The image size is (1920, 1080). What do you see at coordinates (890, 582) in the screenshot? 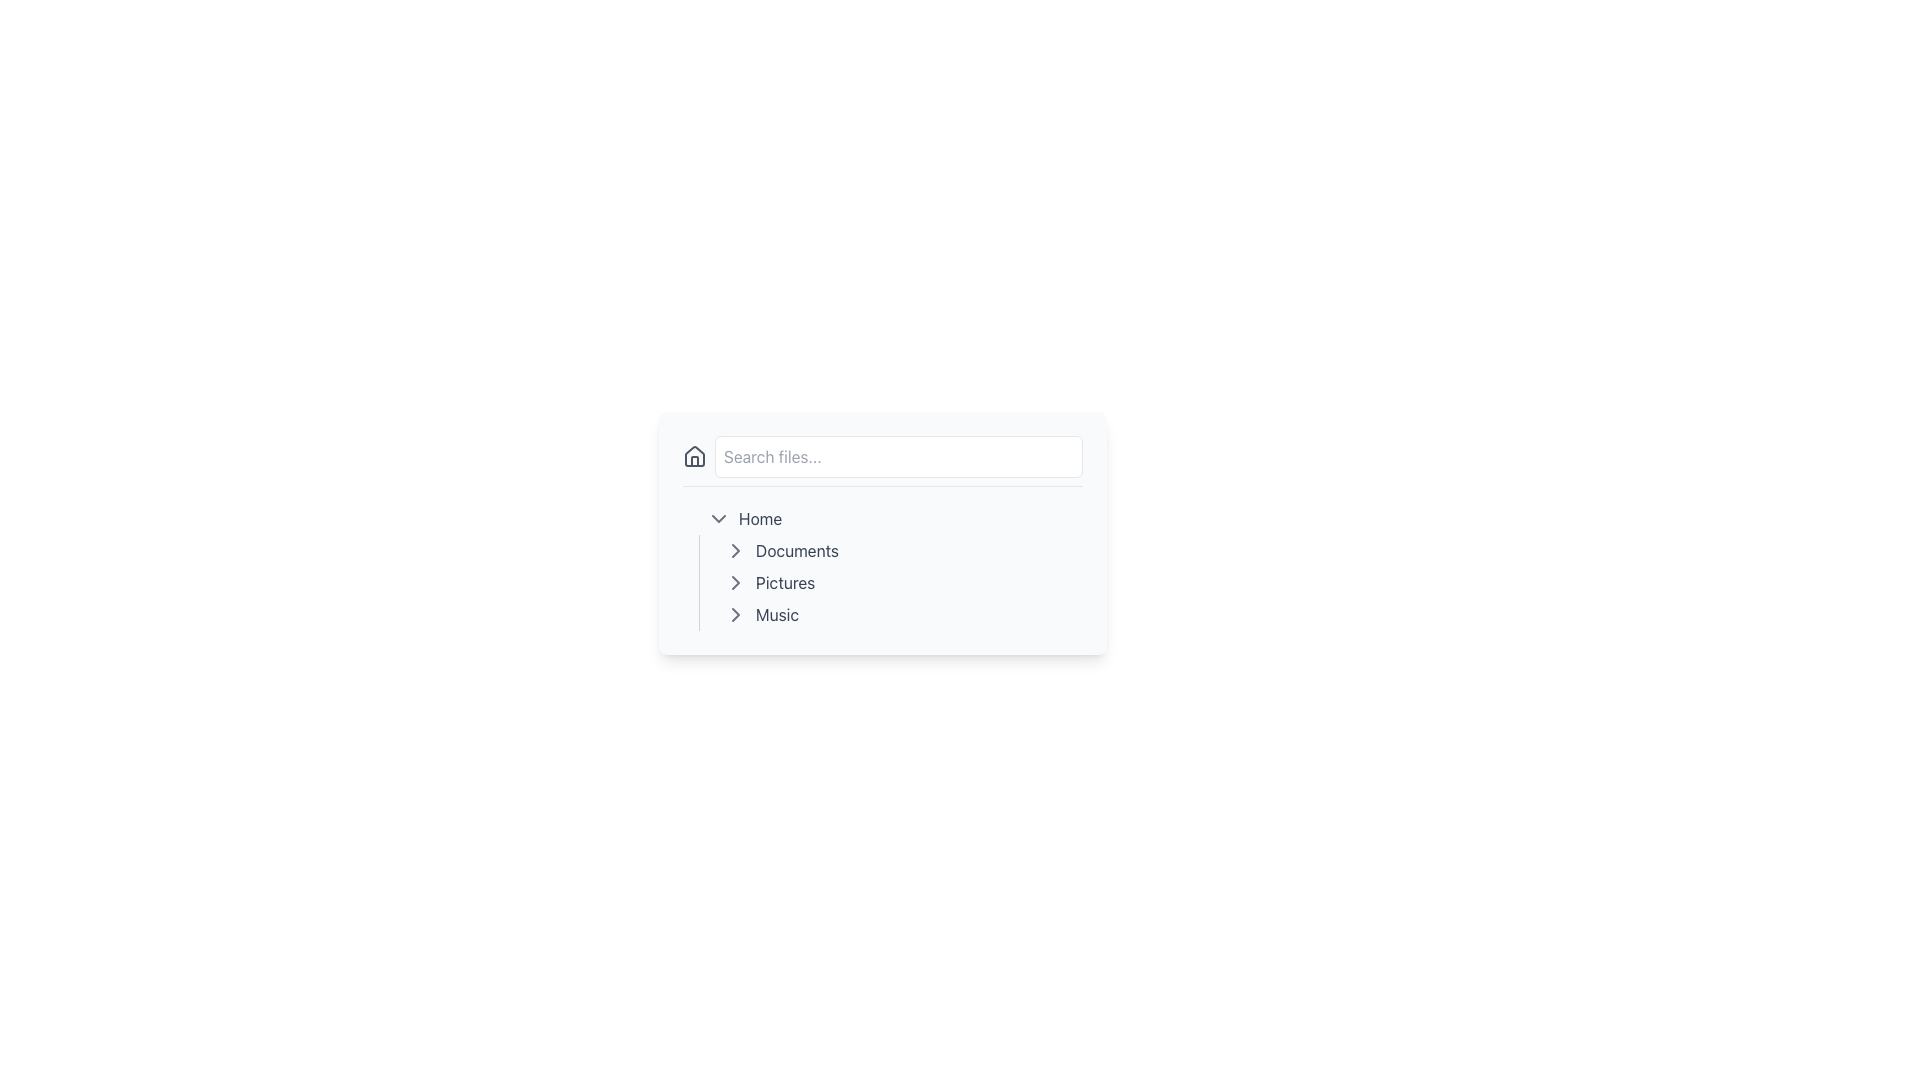
I see `the navigation list component located beneath the 'Home' section` at bounding box center [890, 582].